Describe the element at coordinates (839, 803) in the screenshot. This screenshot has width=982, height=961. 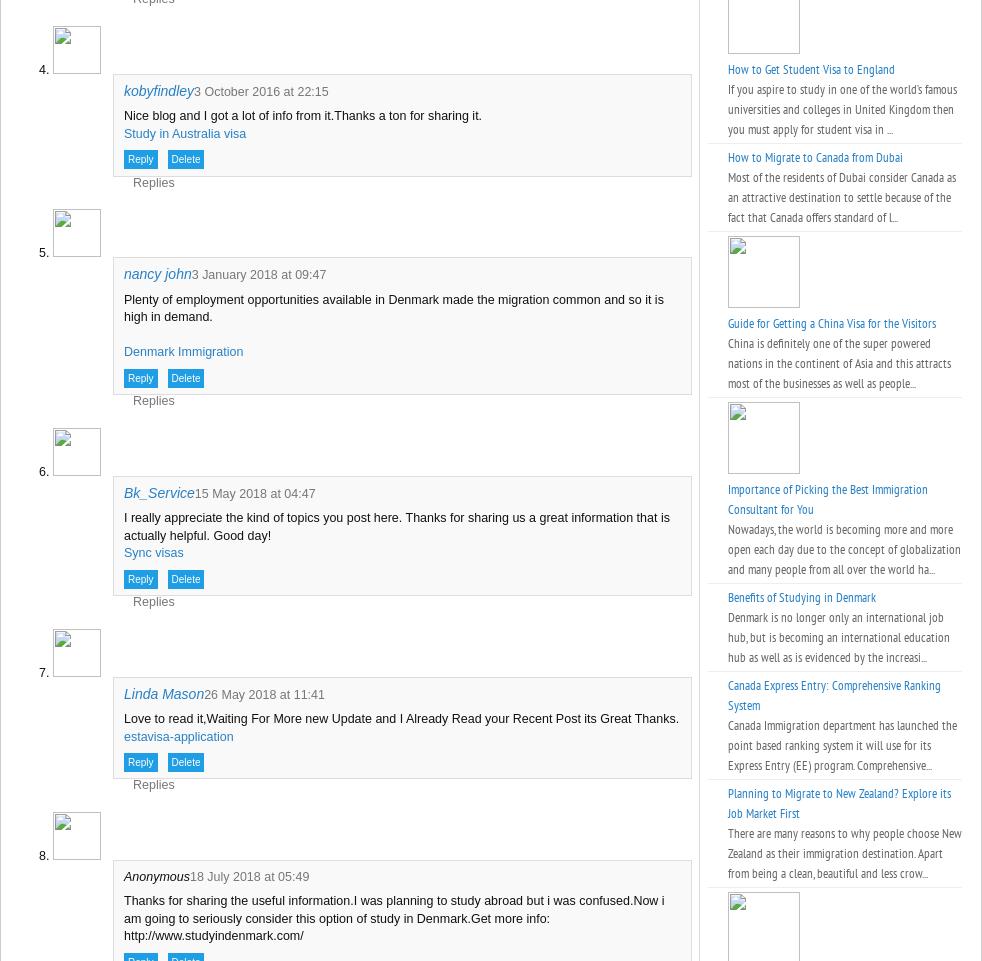
I see `'Planning to Migrate to New Zealand? Explore its Job Market First'` at that location.